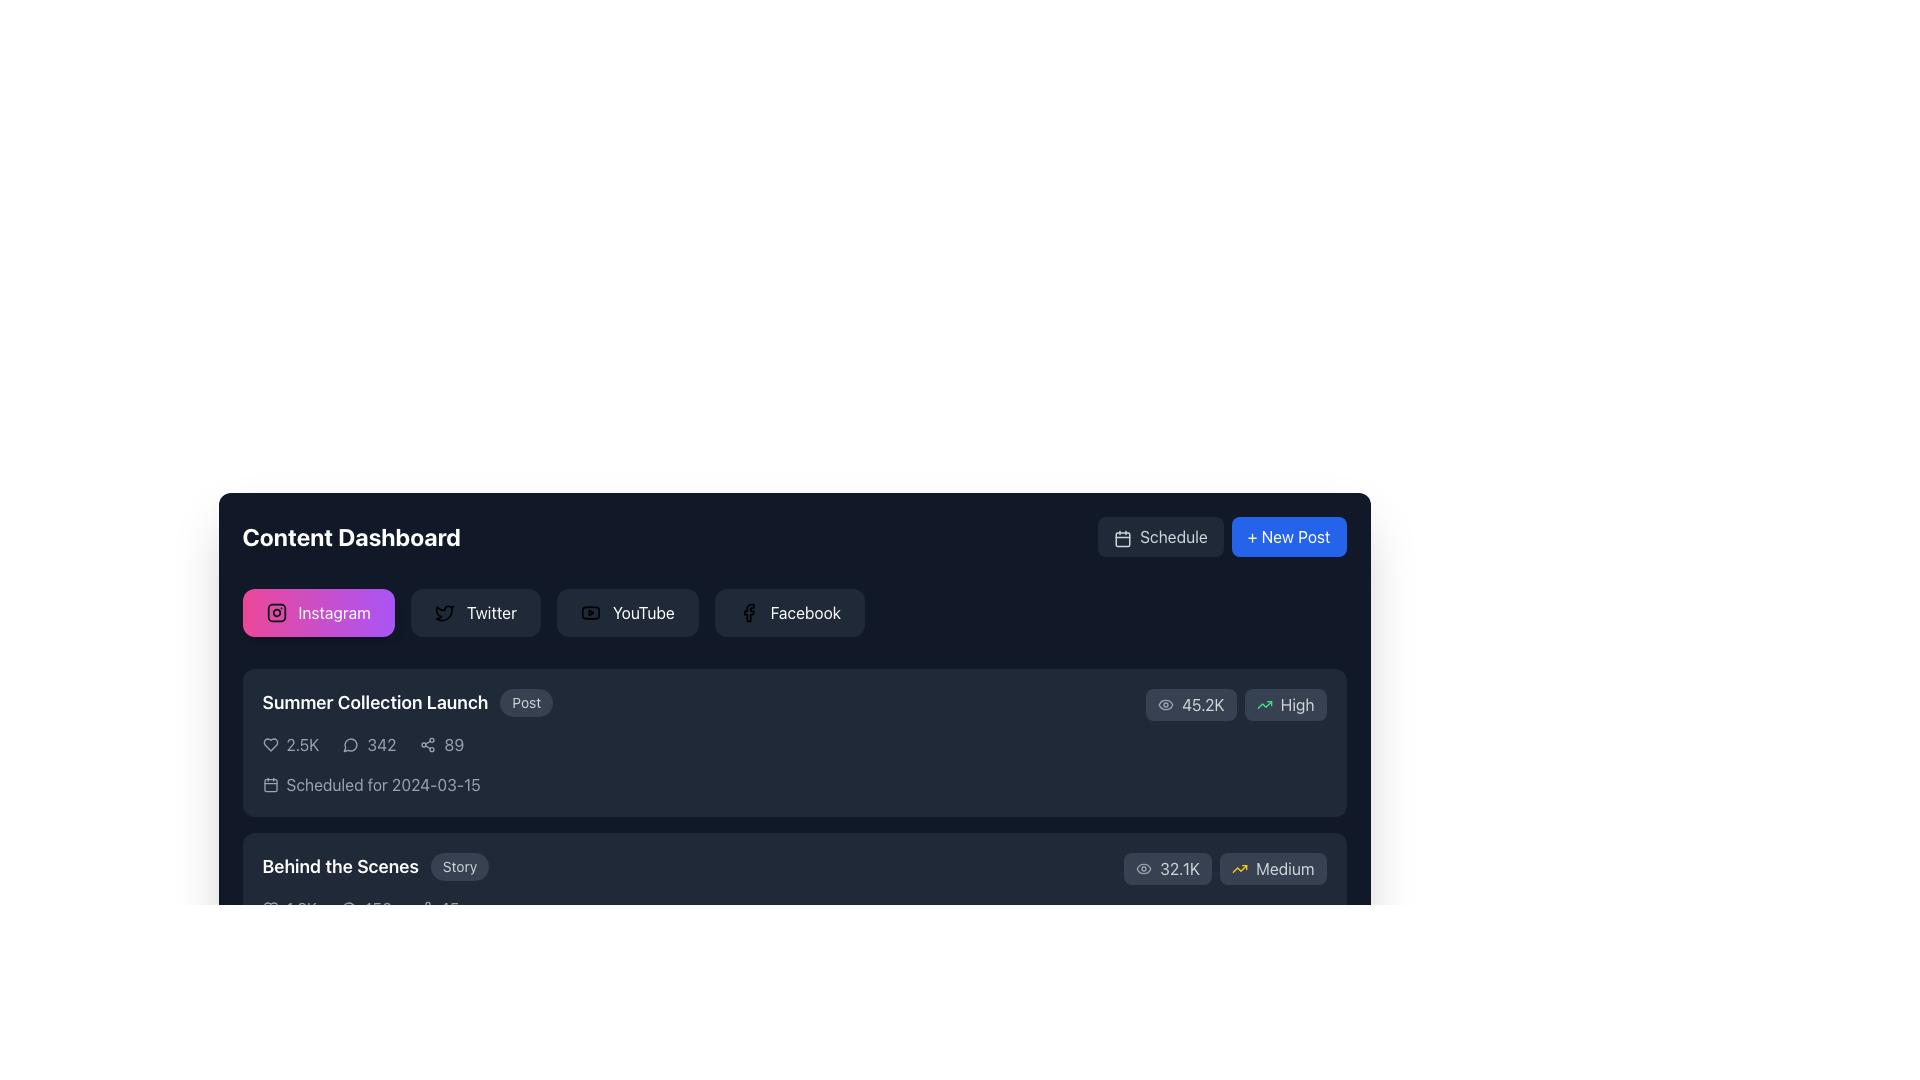  Describe the element at coordinates (427, 744) in the screenshot. I see `the share icon located to the right of the comment count and left of the numeric text '89'` at that location.